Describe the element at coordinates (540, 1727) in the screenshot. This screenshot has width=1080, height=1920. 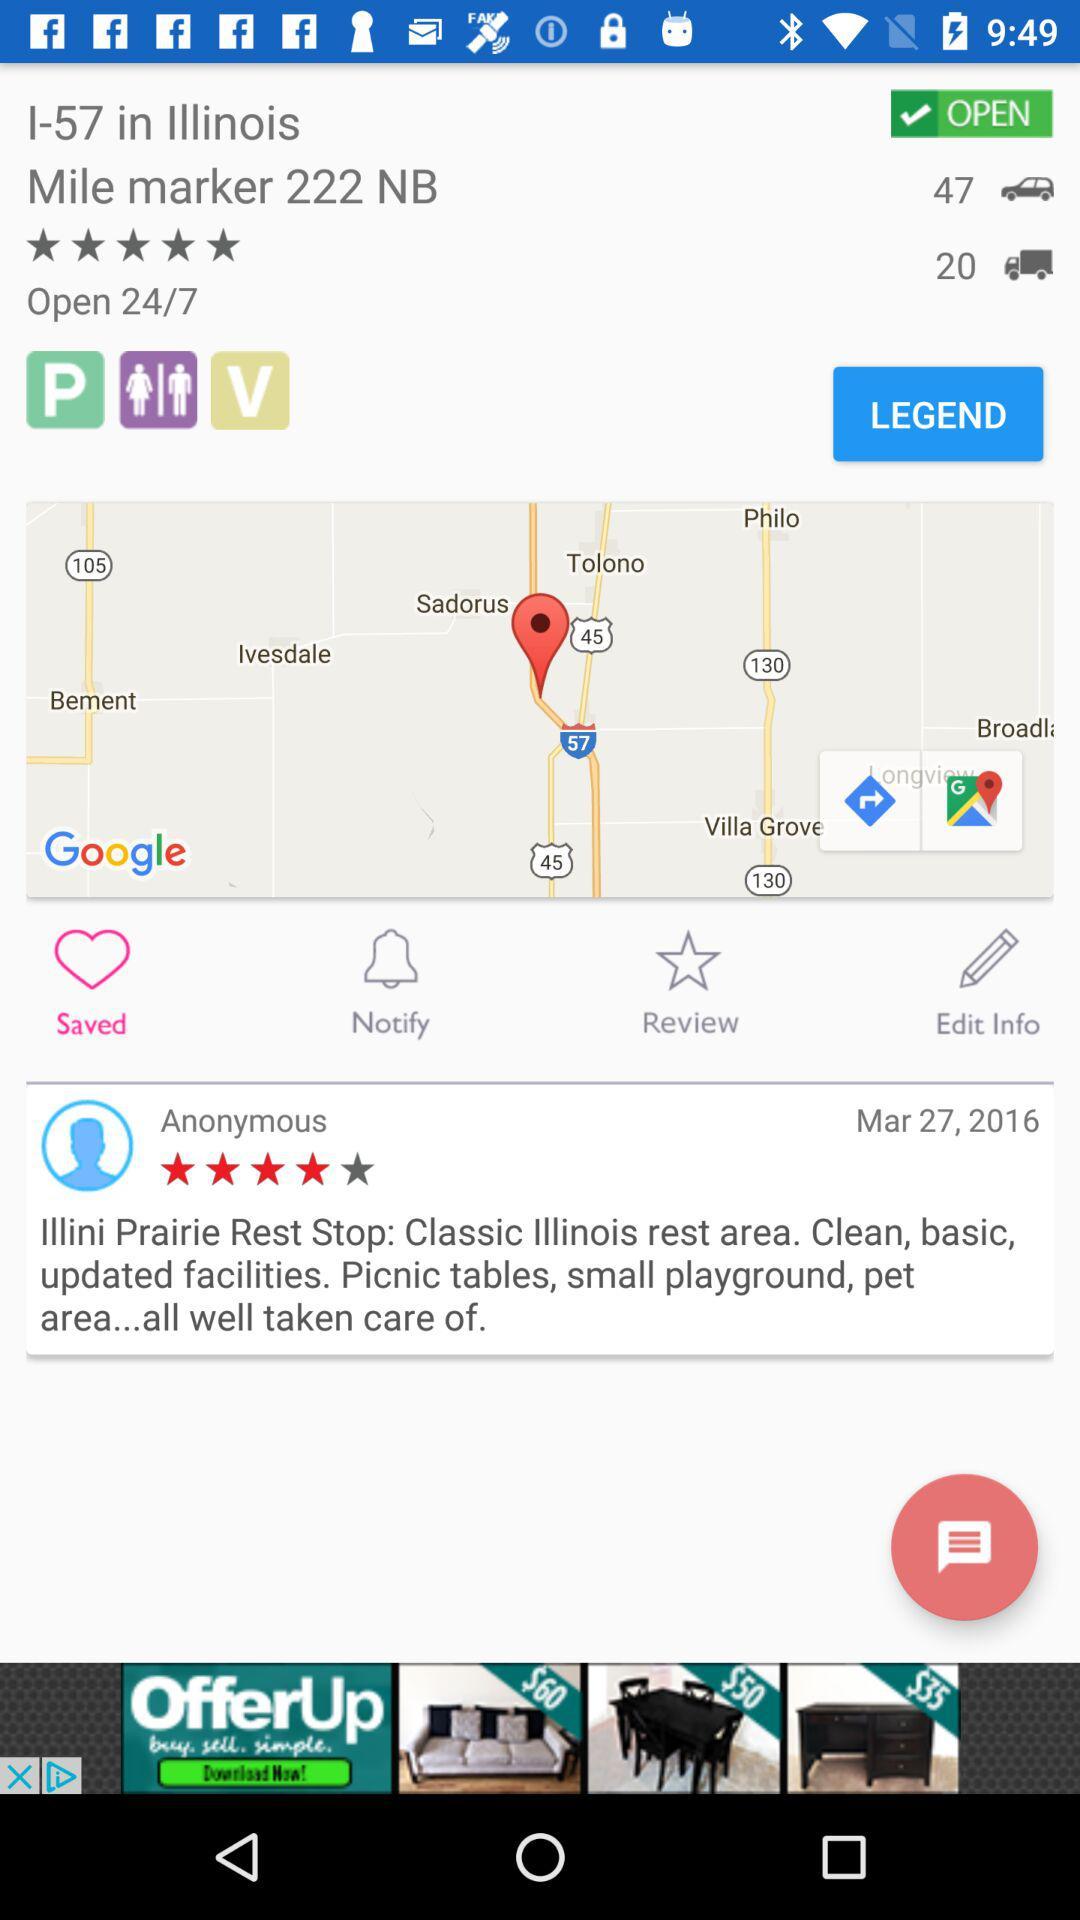
I see `advertisement page` at that location.